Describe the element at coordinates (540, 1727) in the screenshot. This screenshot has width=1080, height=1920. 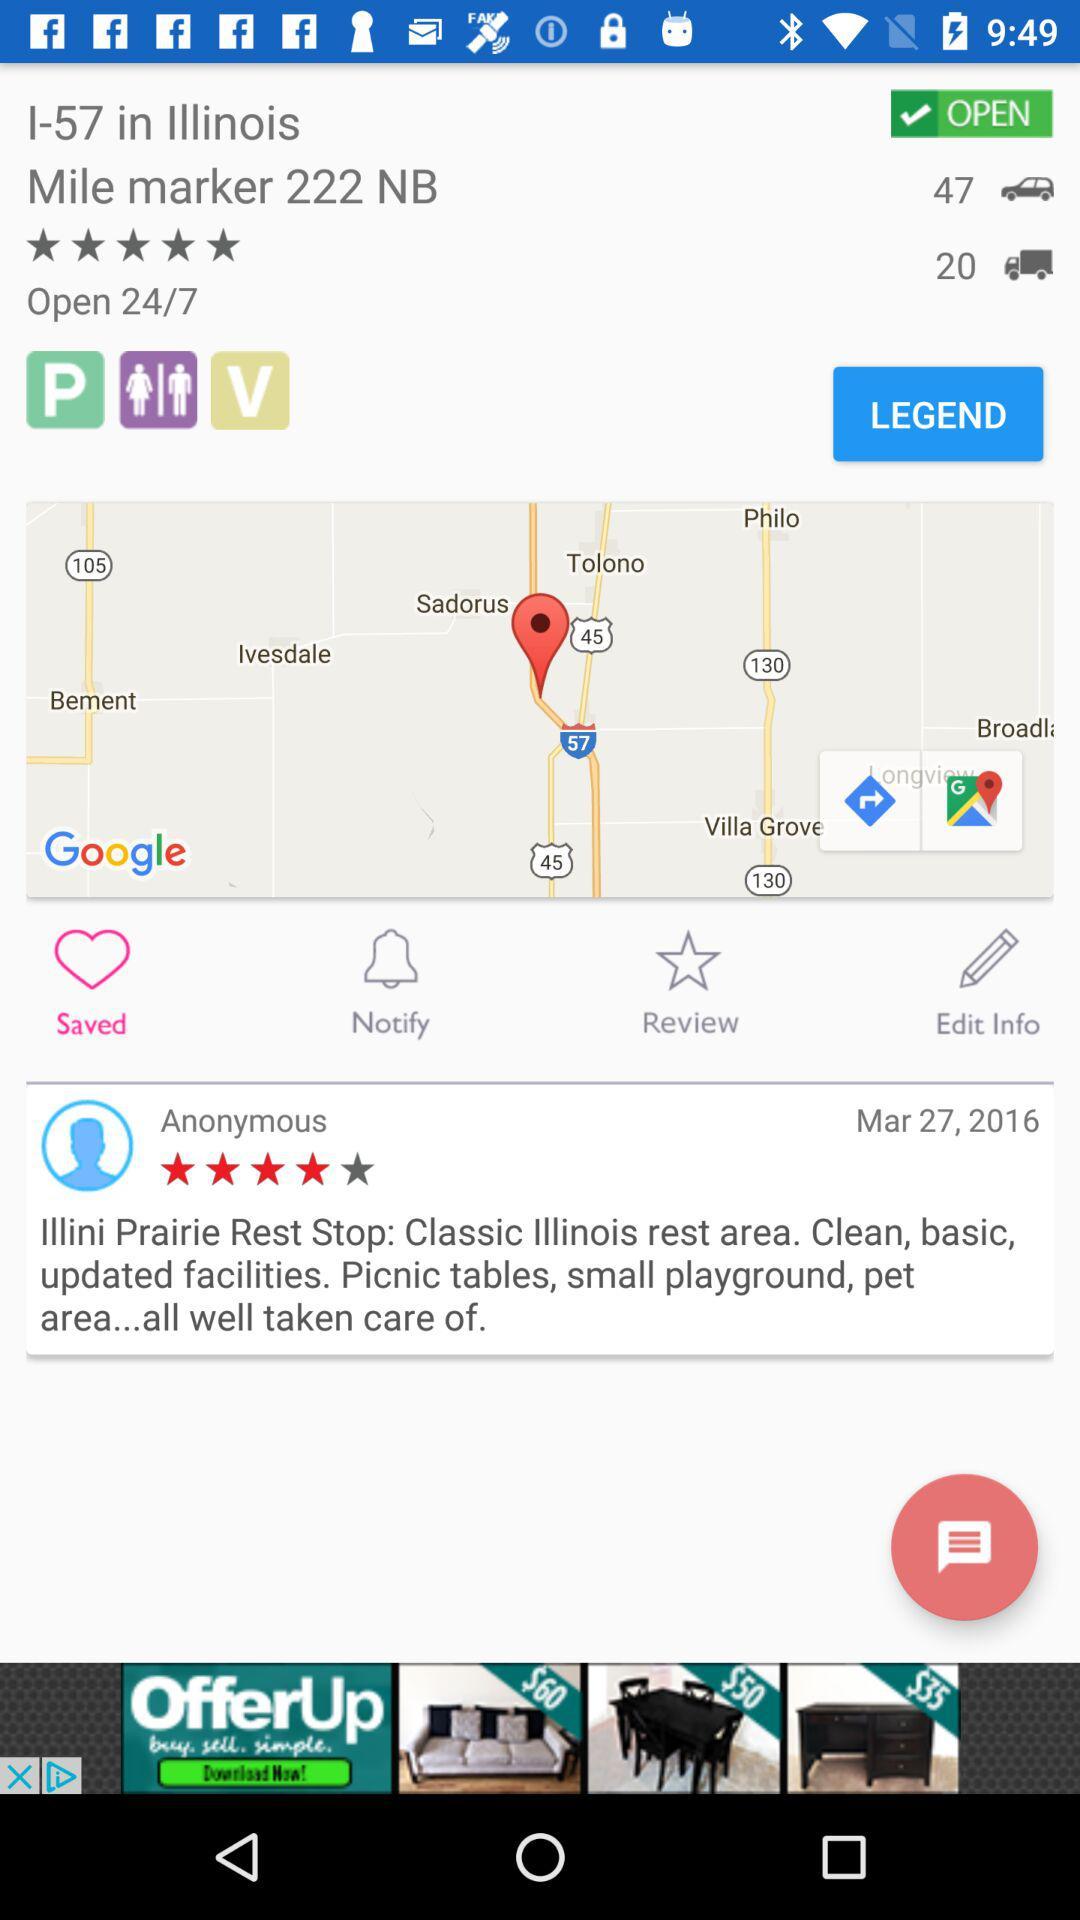
I see `advertisement page` at that location.